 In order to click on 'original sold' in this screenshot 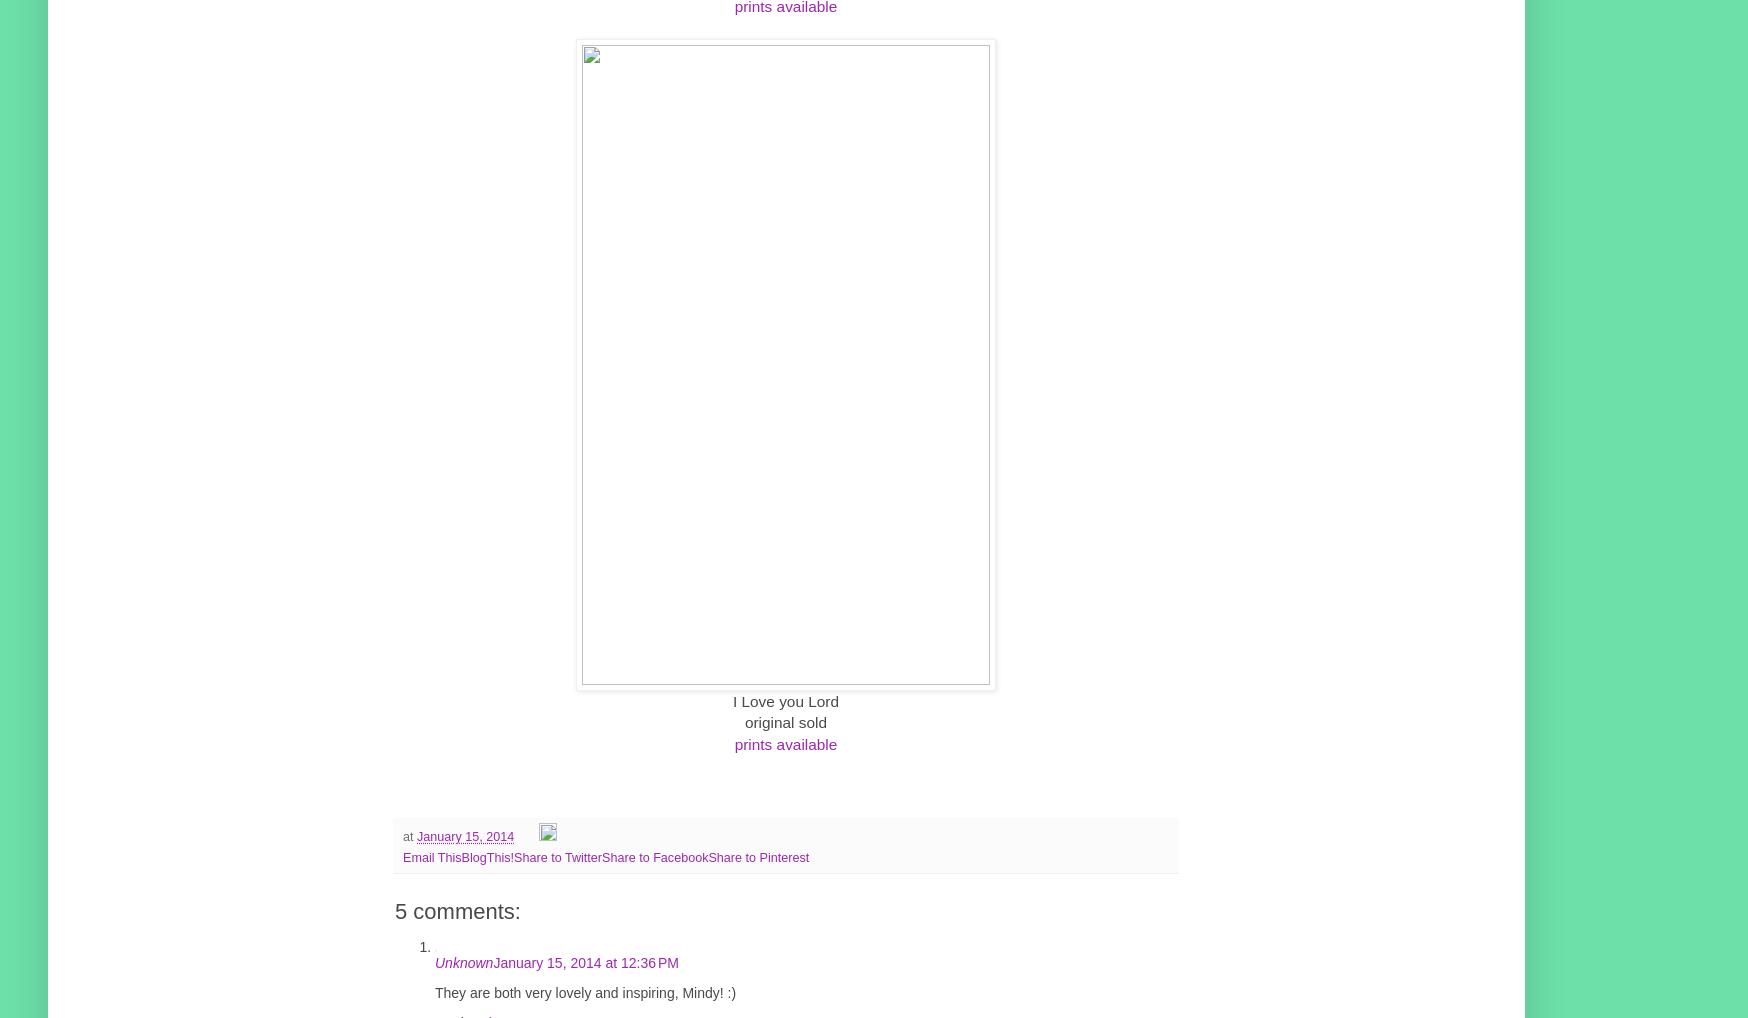, I will do `click(784, 721)`.